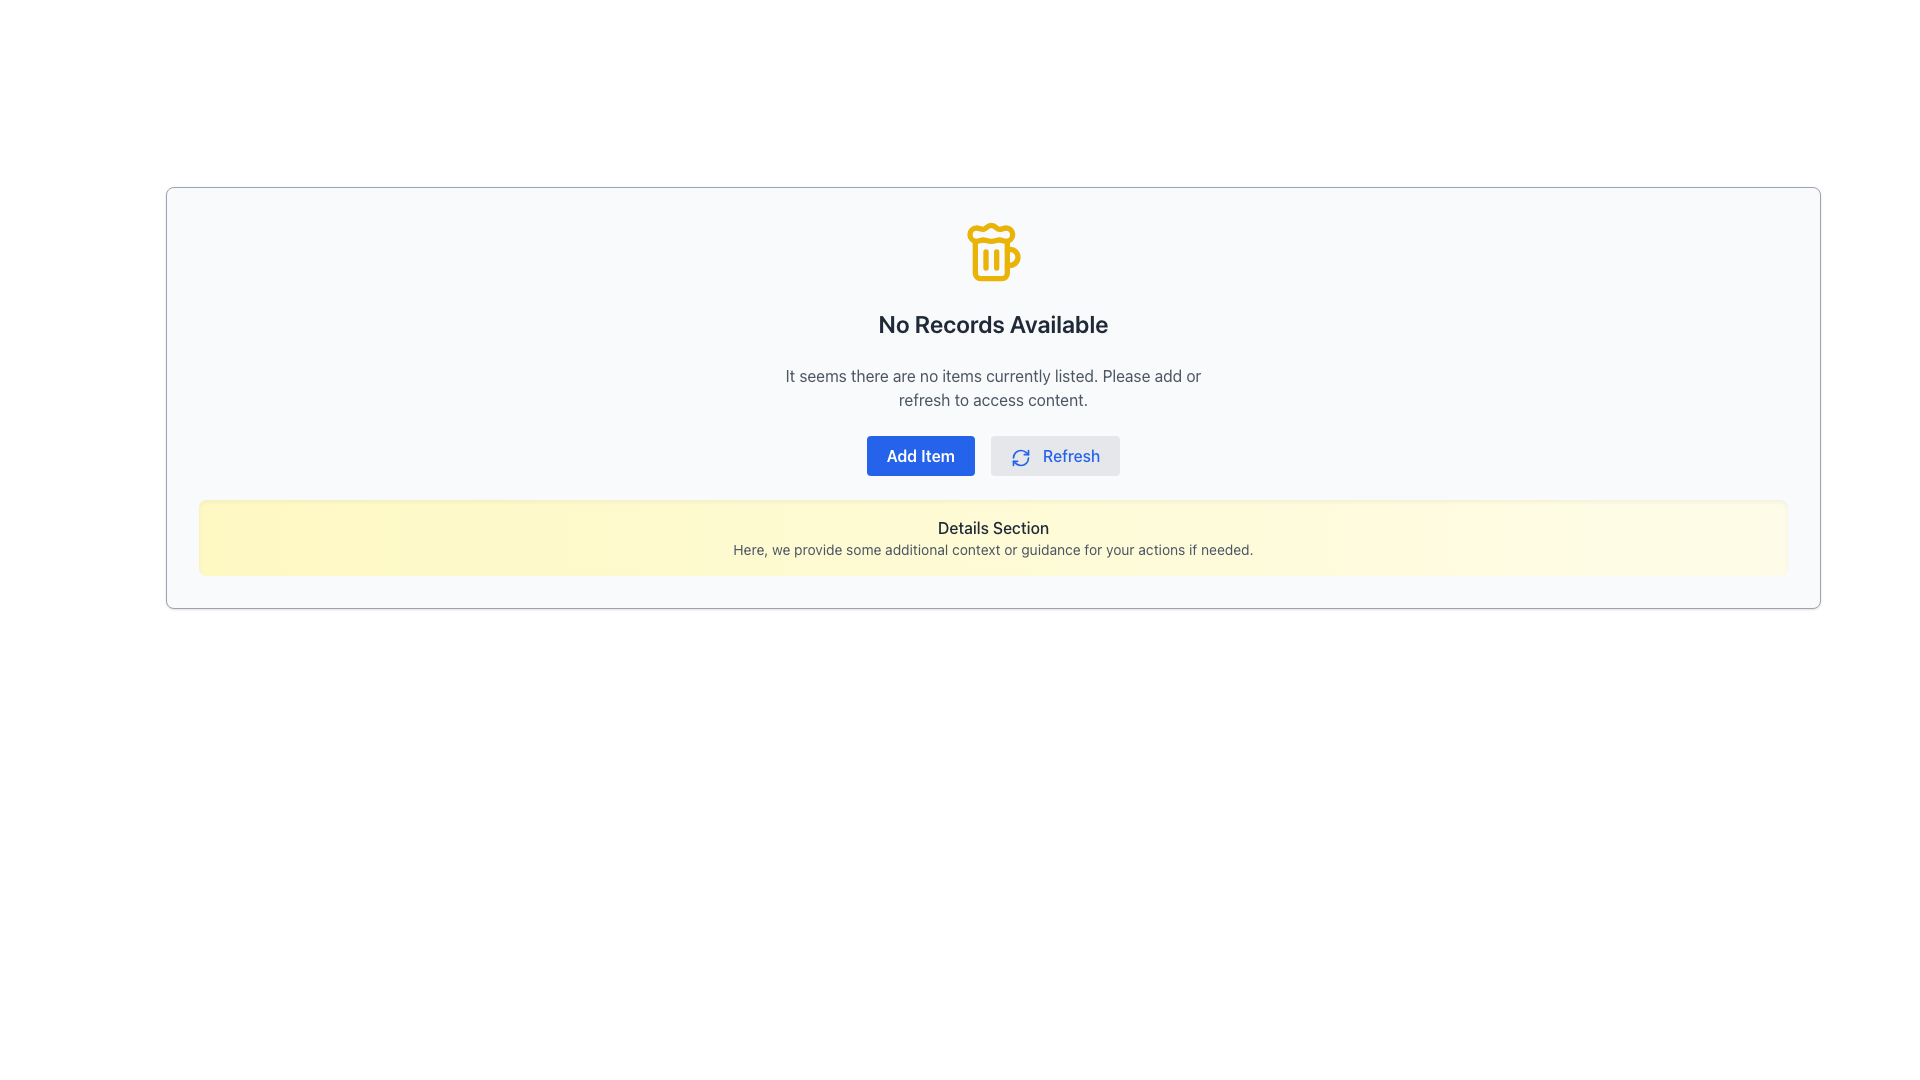 This screenshot has width=1920, height=1080. Describe the element at coordinates (1020, 457) in the screenshot. I see `the refresh icon, which is styled with a circular arrow pattern and is located within the 'Refresh' button in the interface` at that location.